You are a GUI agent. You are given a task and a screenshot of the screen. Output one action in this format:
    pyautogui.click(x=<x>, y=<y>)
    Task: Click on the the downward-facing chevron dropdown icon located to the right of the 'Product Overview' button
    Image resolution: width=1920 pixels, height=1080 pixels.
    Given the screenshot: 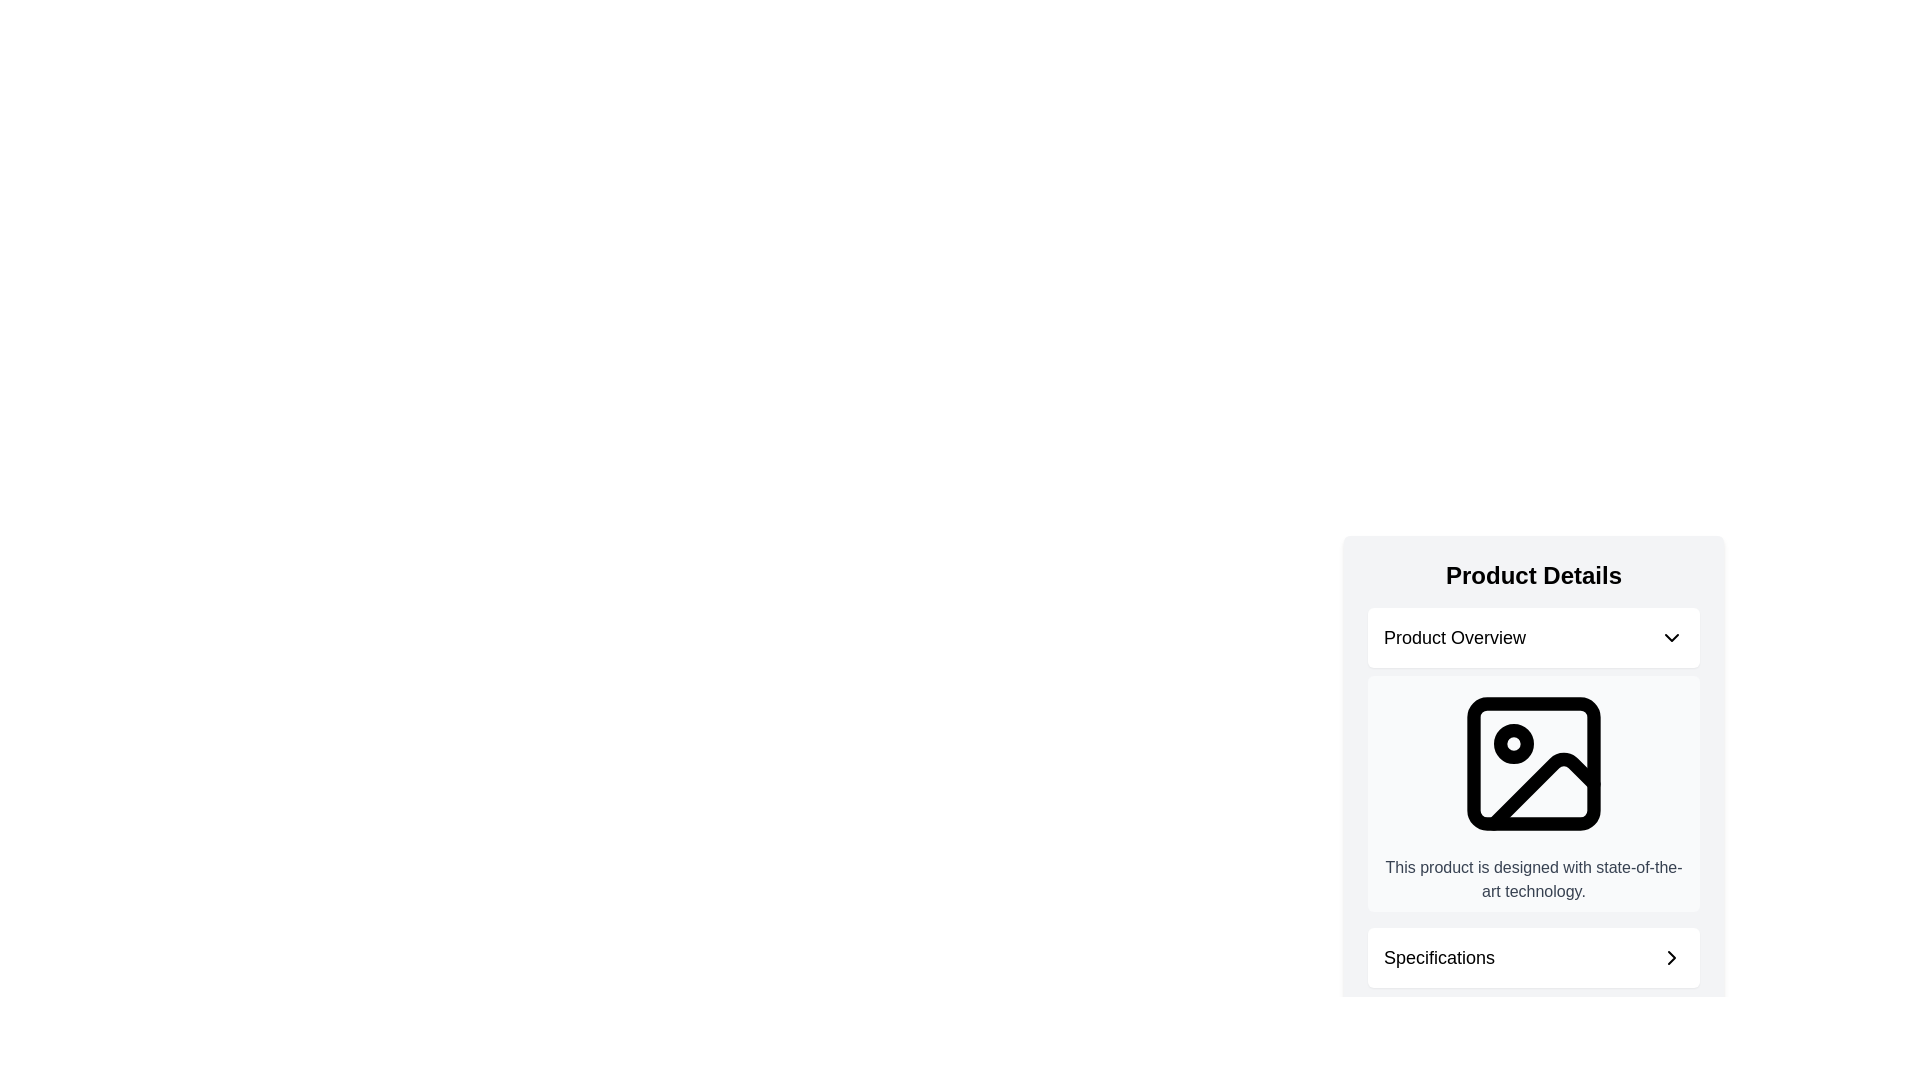 What is the action you would take?
    pyautogui.click(x=1671, y=637)
    